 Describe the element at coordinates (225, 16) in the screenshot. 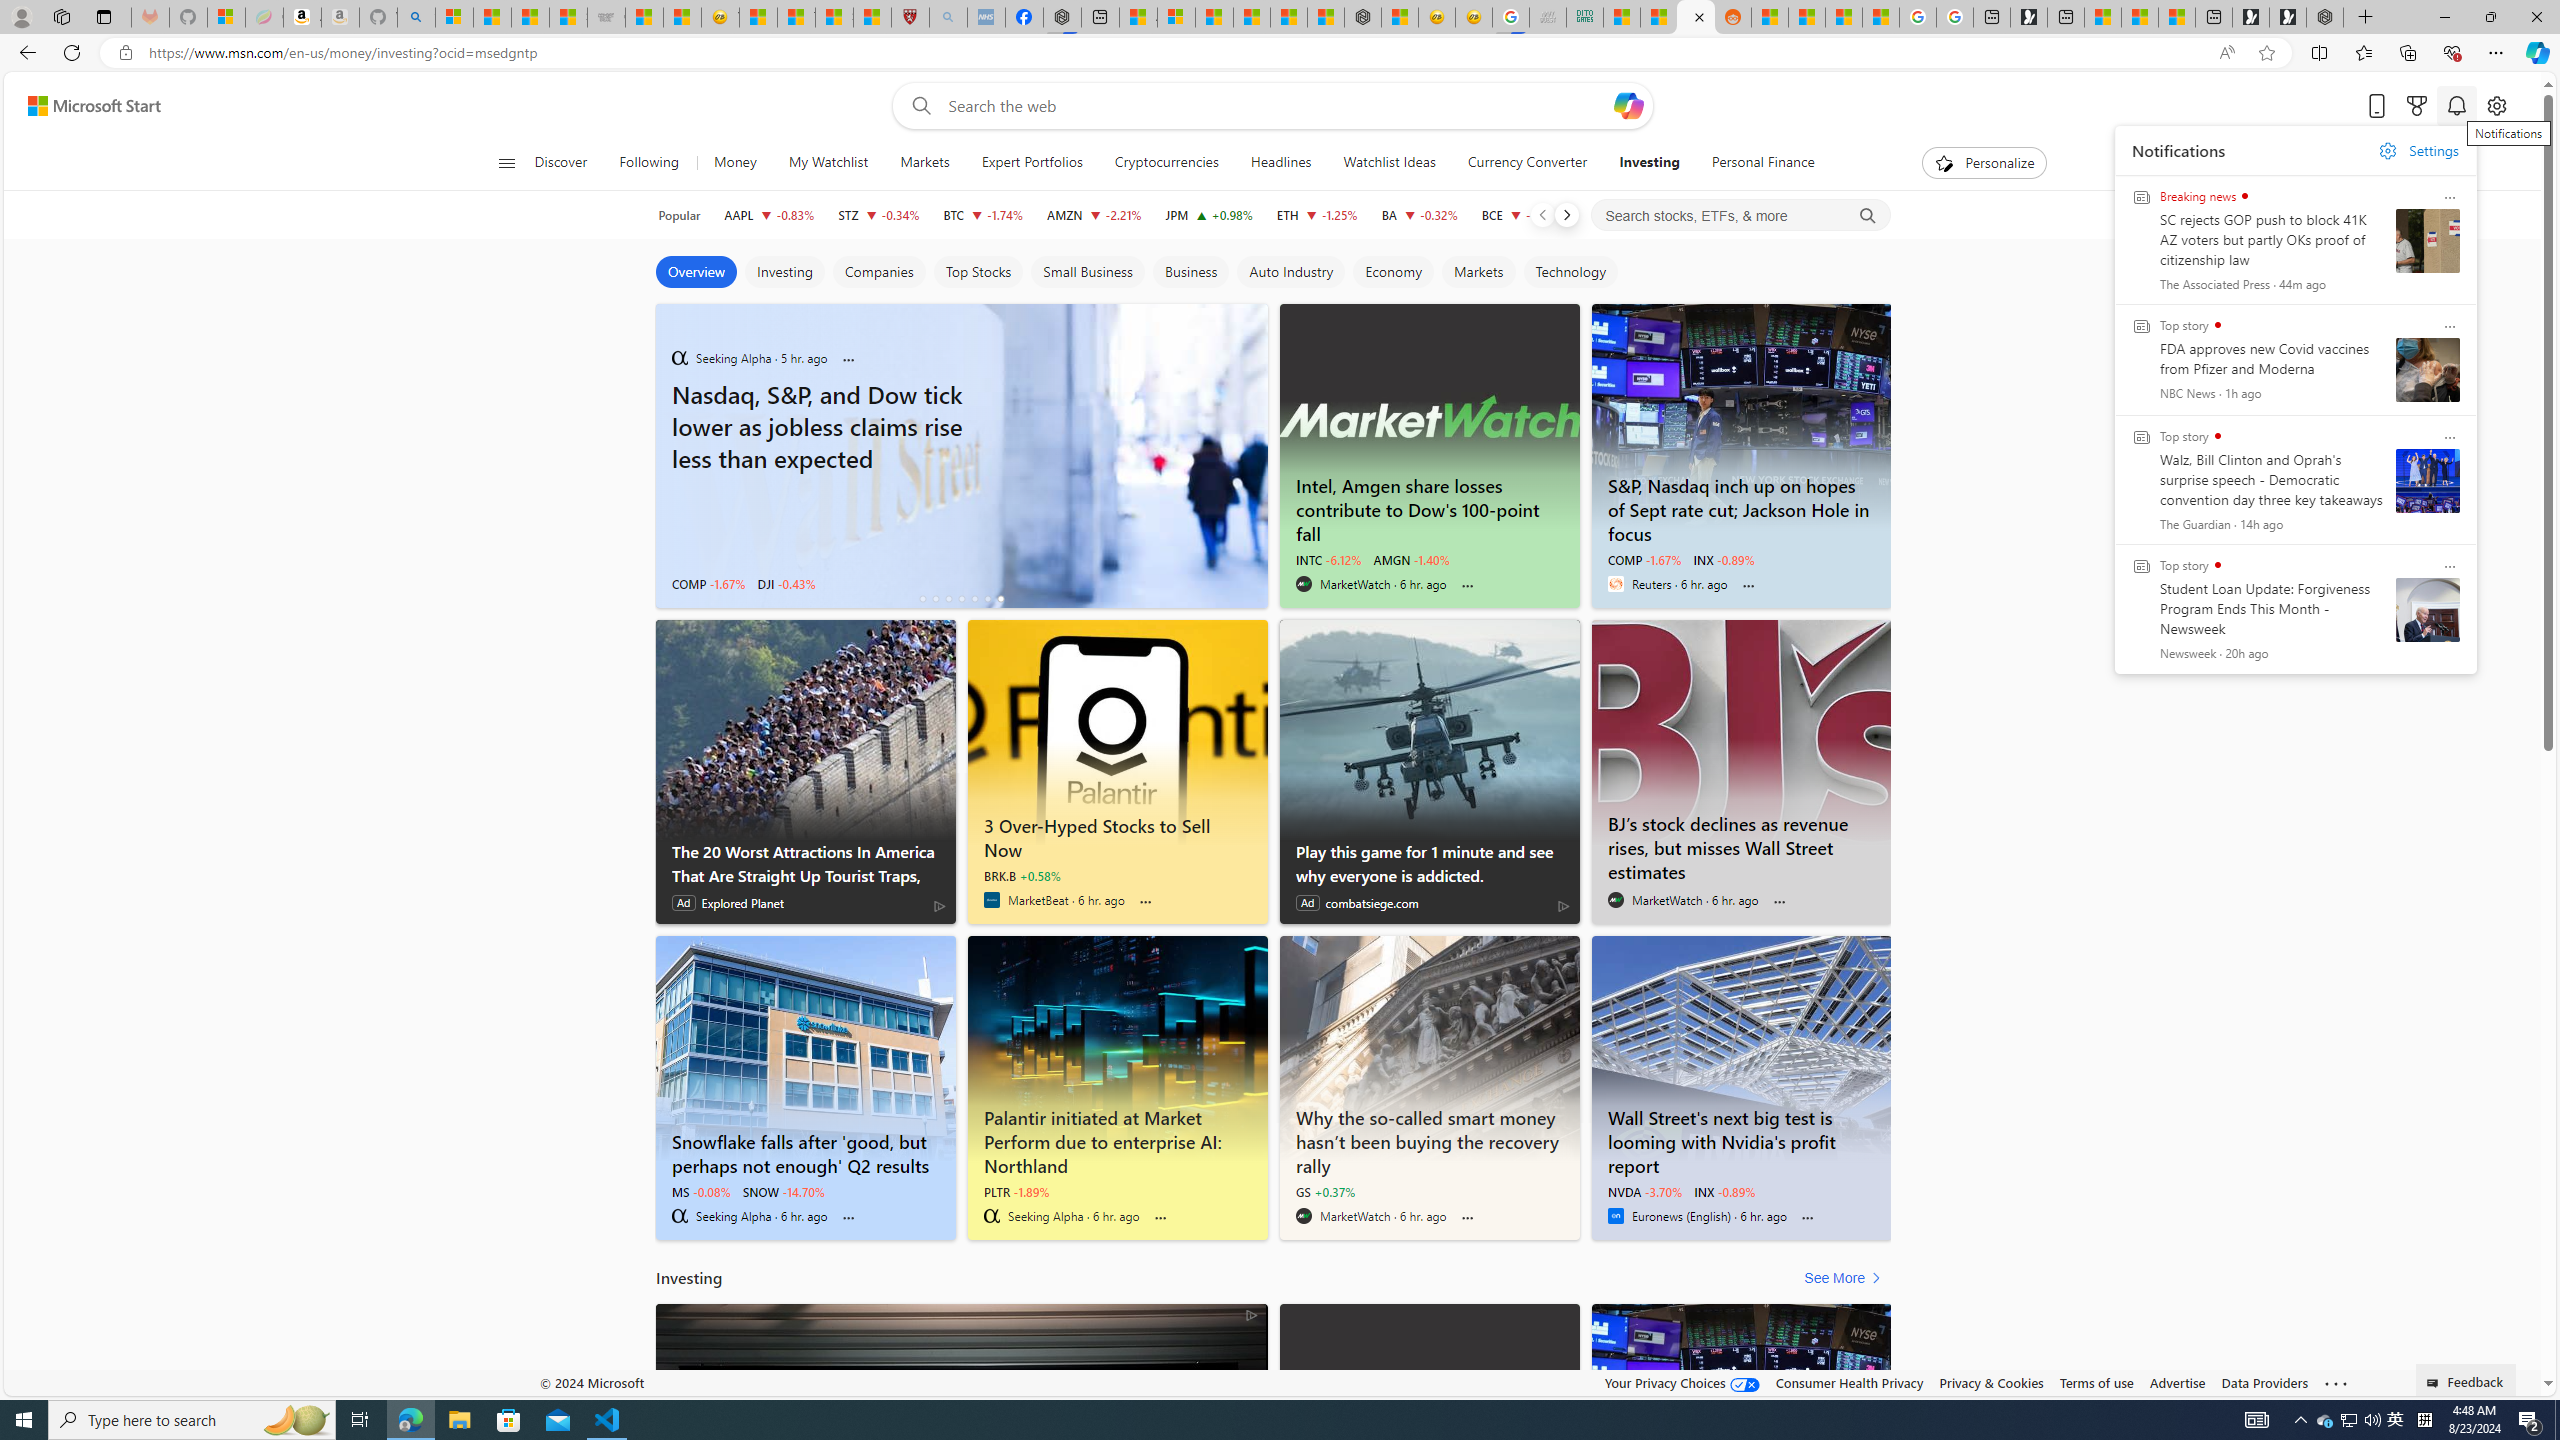

I see `'Microsoft-Report a Concern to Bing'` at that location.